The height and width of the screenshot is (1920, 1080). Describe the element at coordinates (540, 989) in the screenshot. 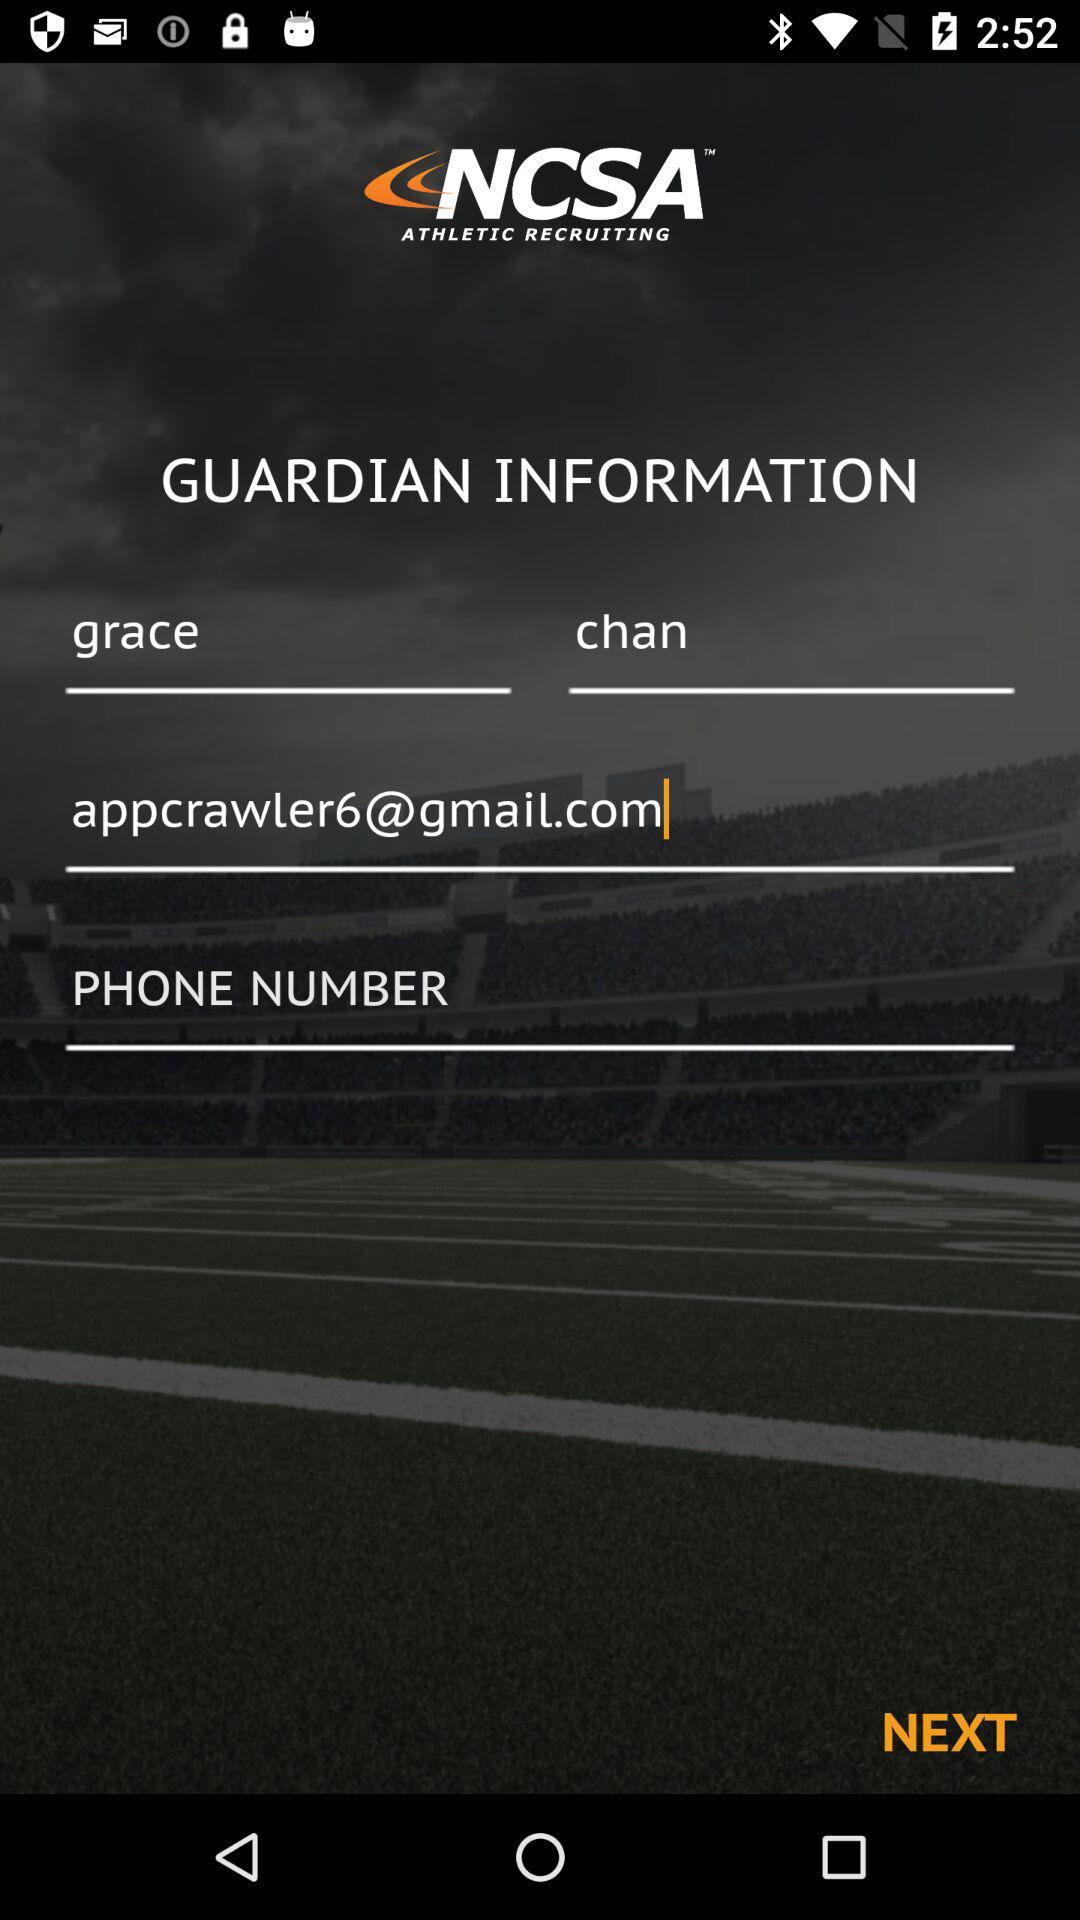

I see `the icon below appcrawler6@gmail.com item` at that location.